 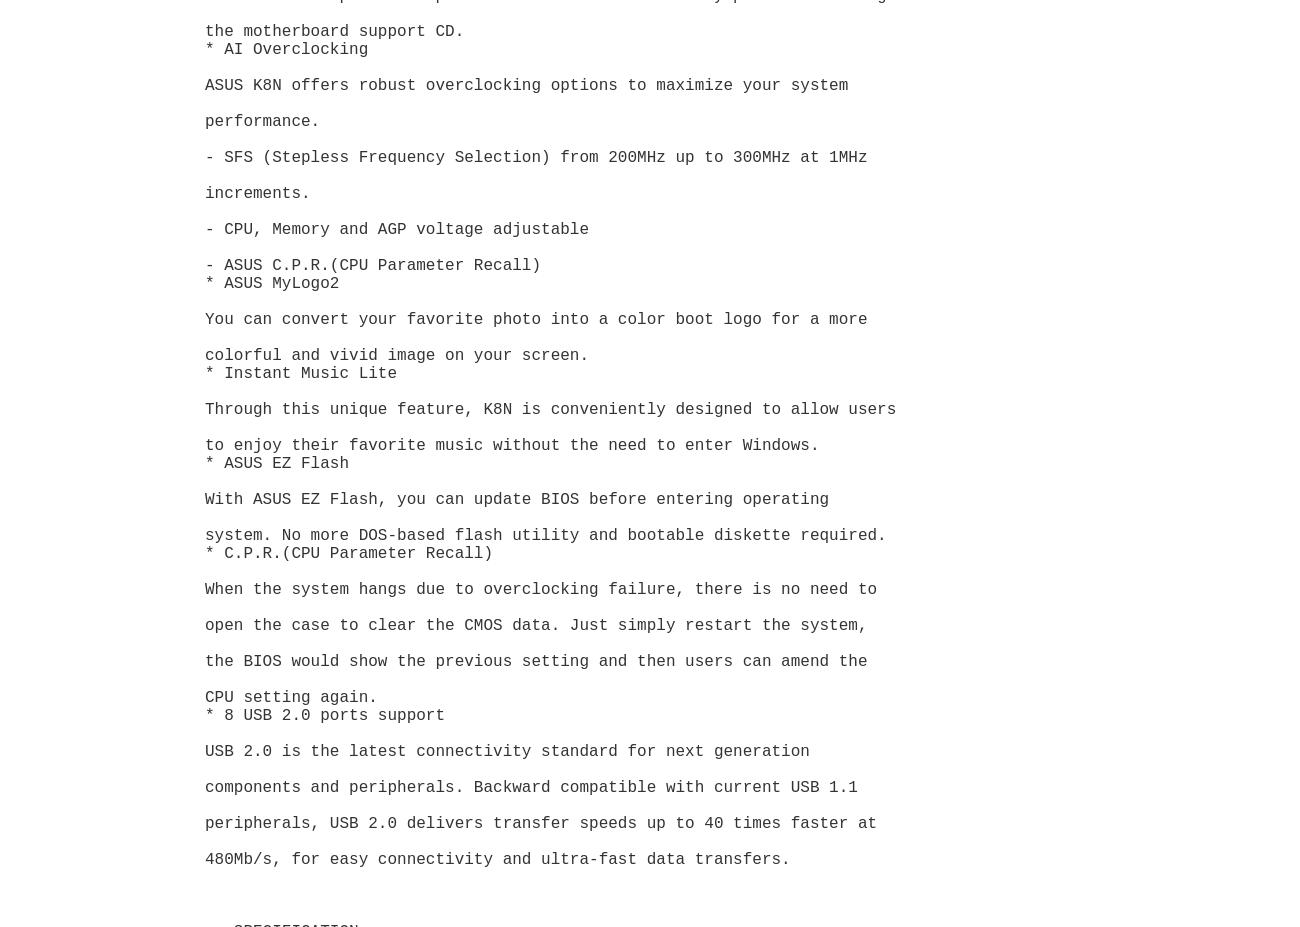 I want to click on '* AI Overclocking', so click(x=286, y=48).